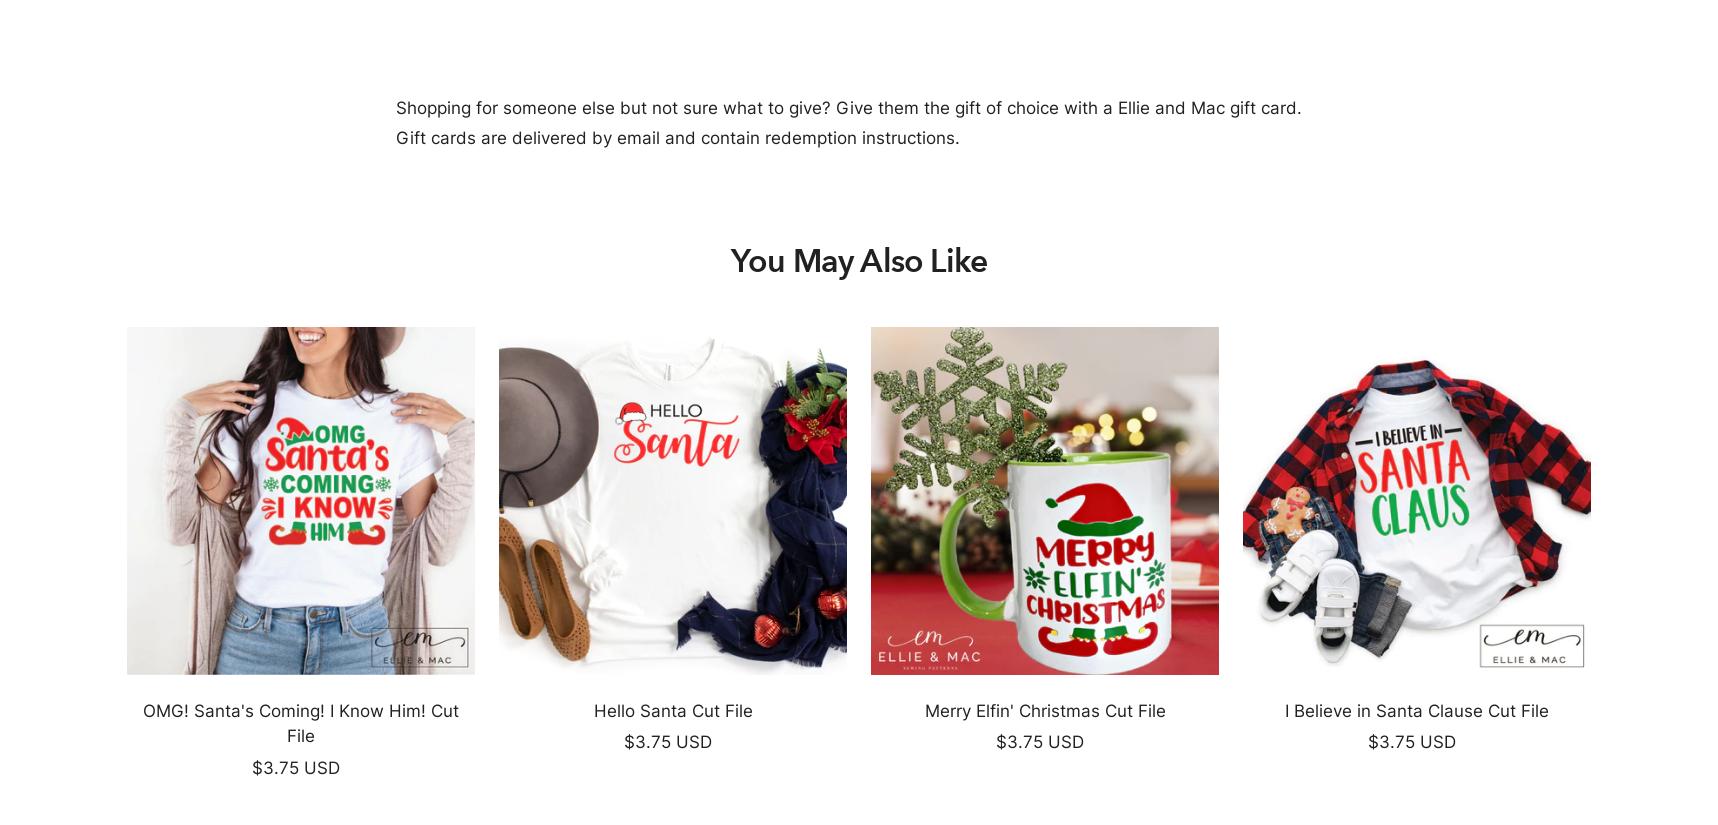  Describe the element at coordinates (1345, 684) in the screenshot. I see `'Ellie and Mac Facebook group'` at that location.